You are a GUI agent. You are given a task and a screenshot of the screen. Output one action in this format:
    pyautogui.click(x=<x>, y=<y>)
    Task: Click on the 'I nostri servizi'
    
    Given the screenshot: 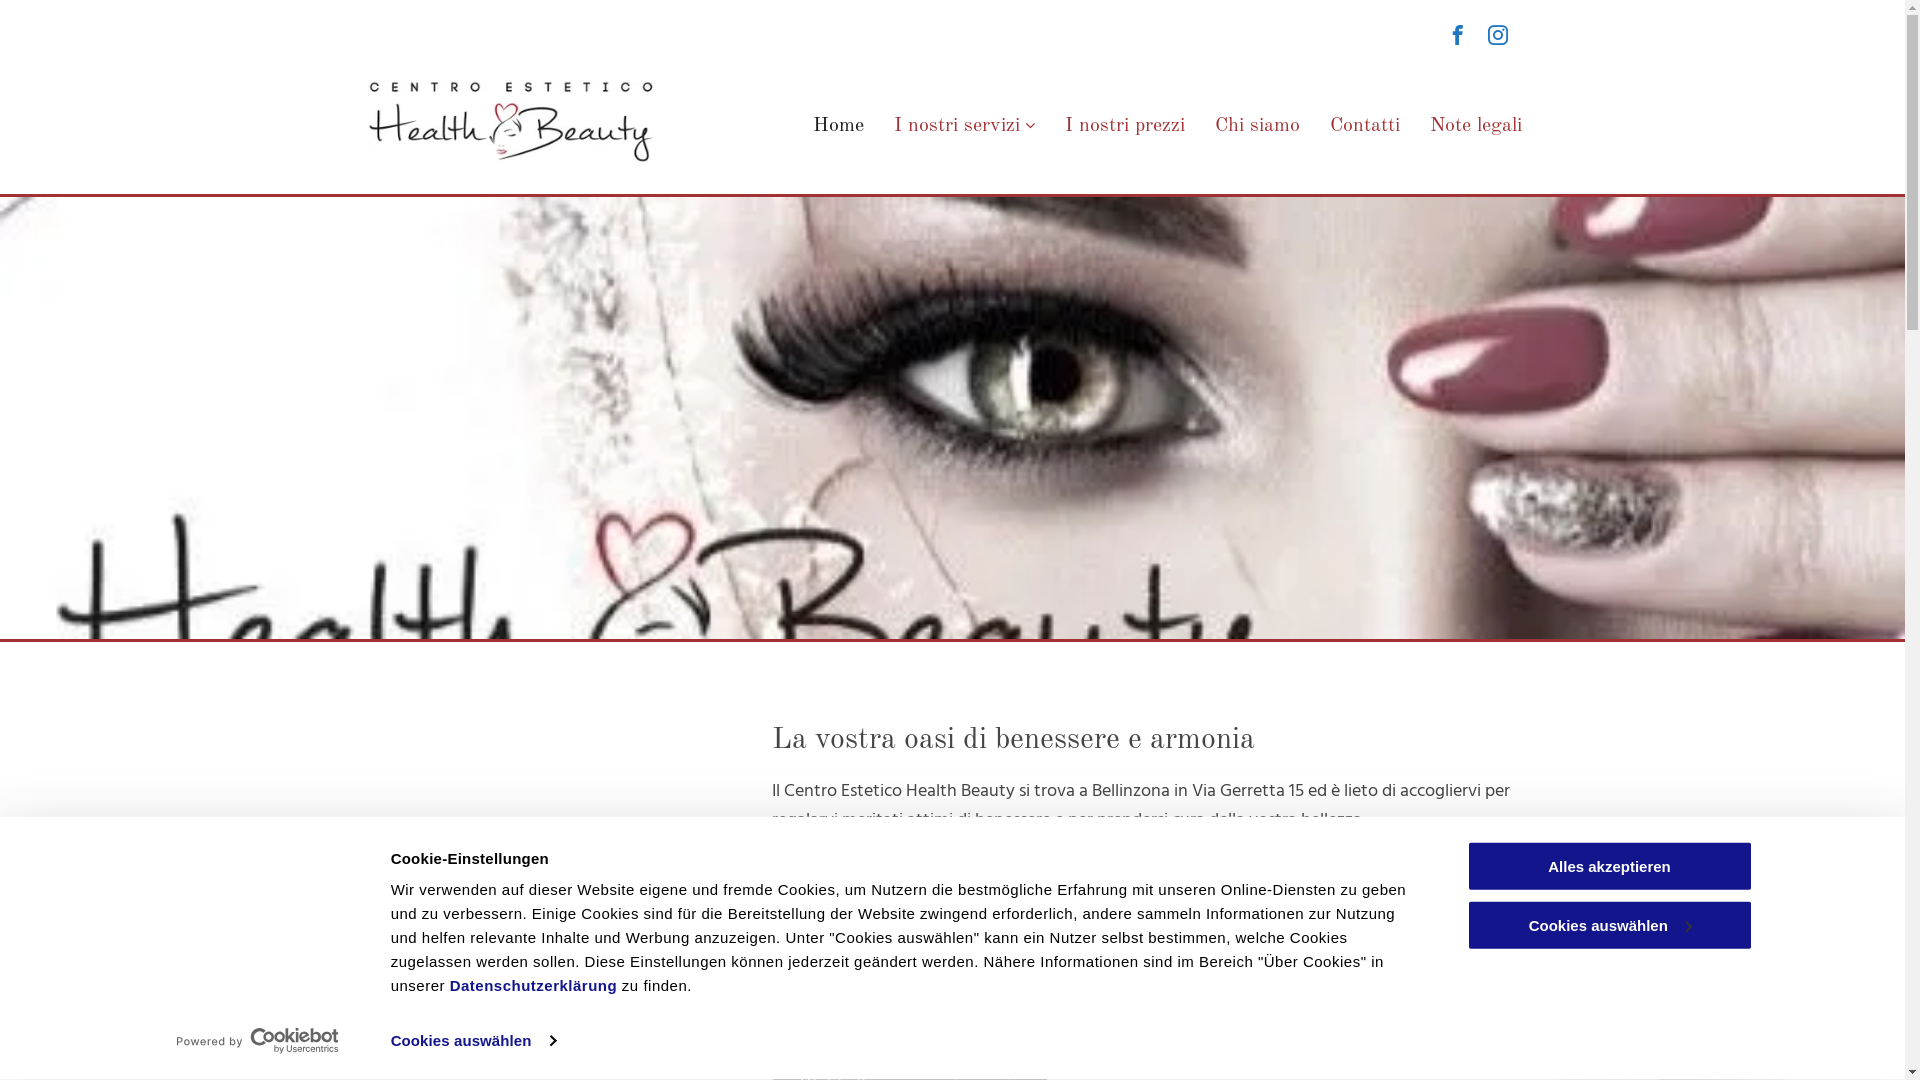 What is the action you would take?
    pyautogui.click(x=892, y=126)
    